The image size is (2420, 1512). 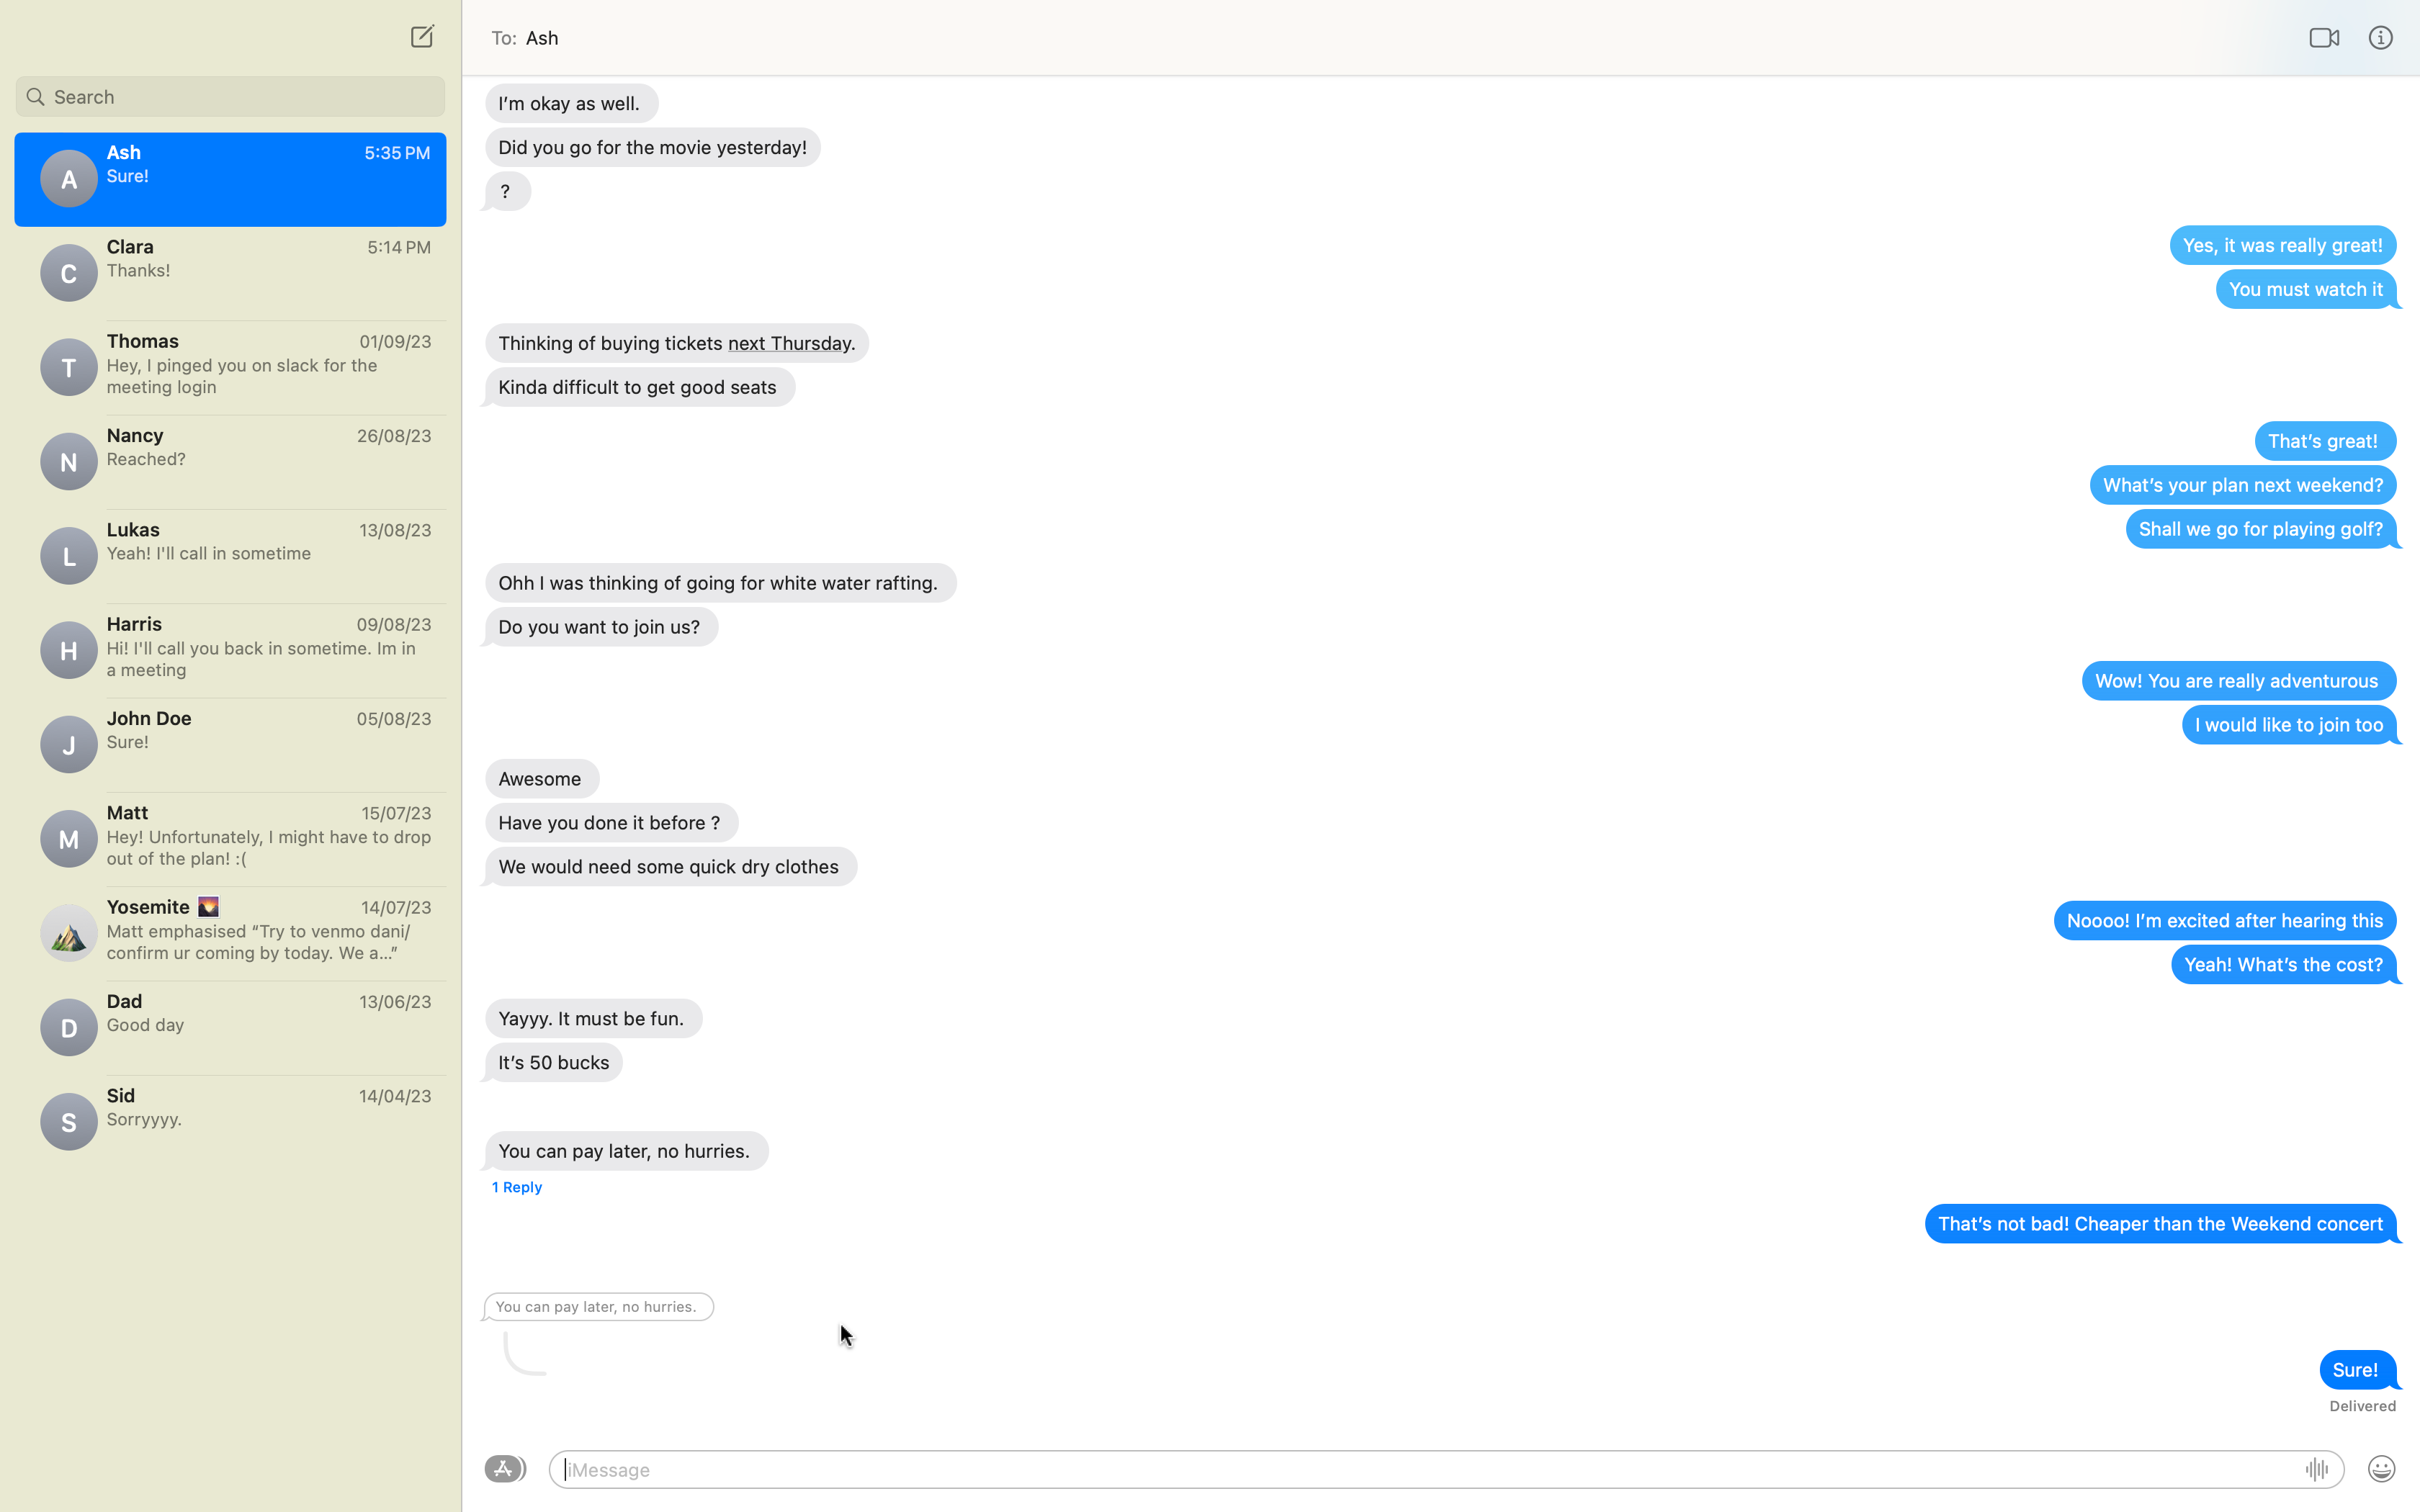 What do you see at coordinates (229, 271) in the screenshot?
I see `Send a text to Clara expressing "I caught the movie, it was brilliant!` at bounding box center [229, 271].